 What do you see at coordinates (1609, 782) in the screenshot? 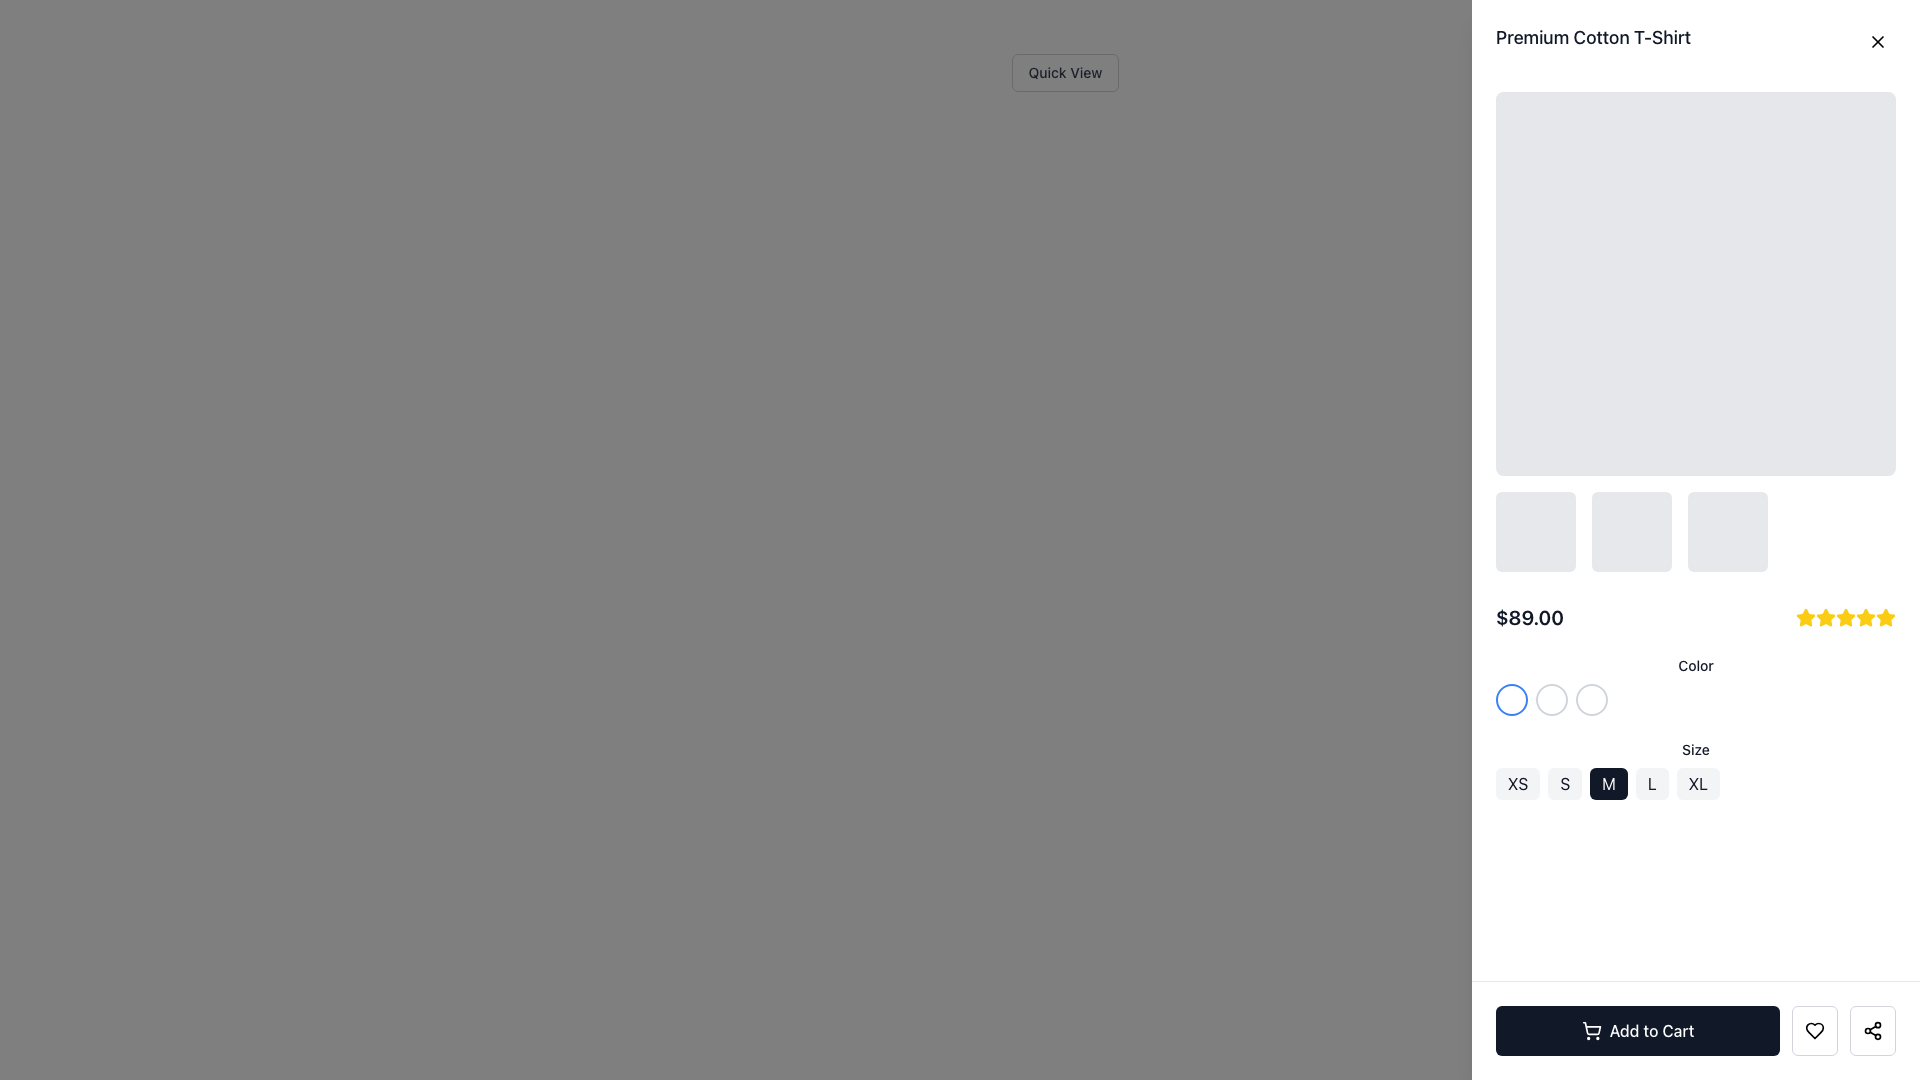
I see `the 'M' size button located in the bottom right section of the interface, between the 'S' and 'L' size buttons` at bounding box center [1609, 782].